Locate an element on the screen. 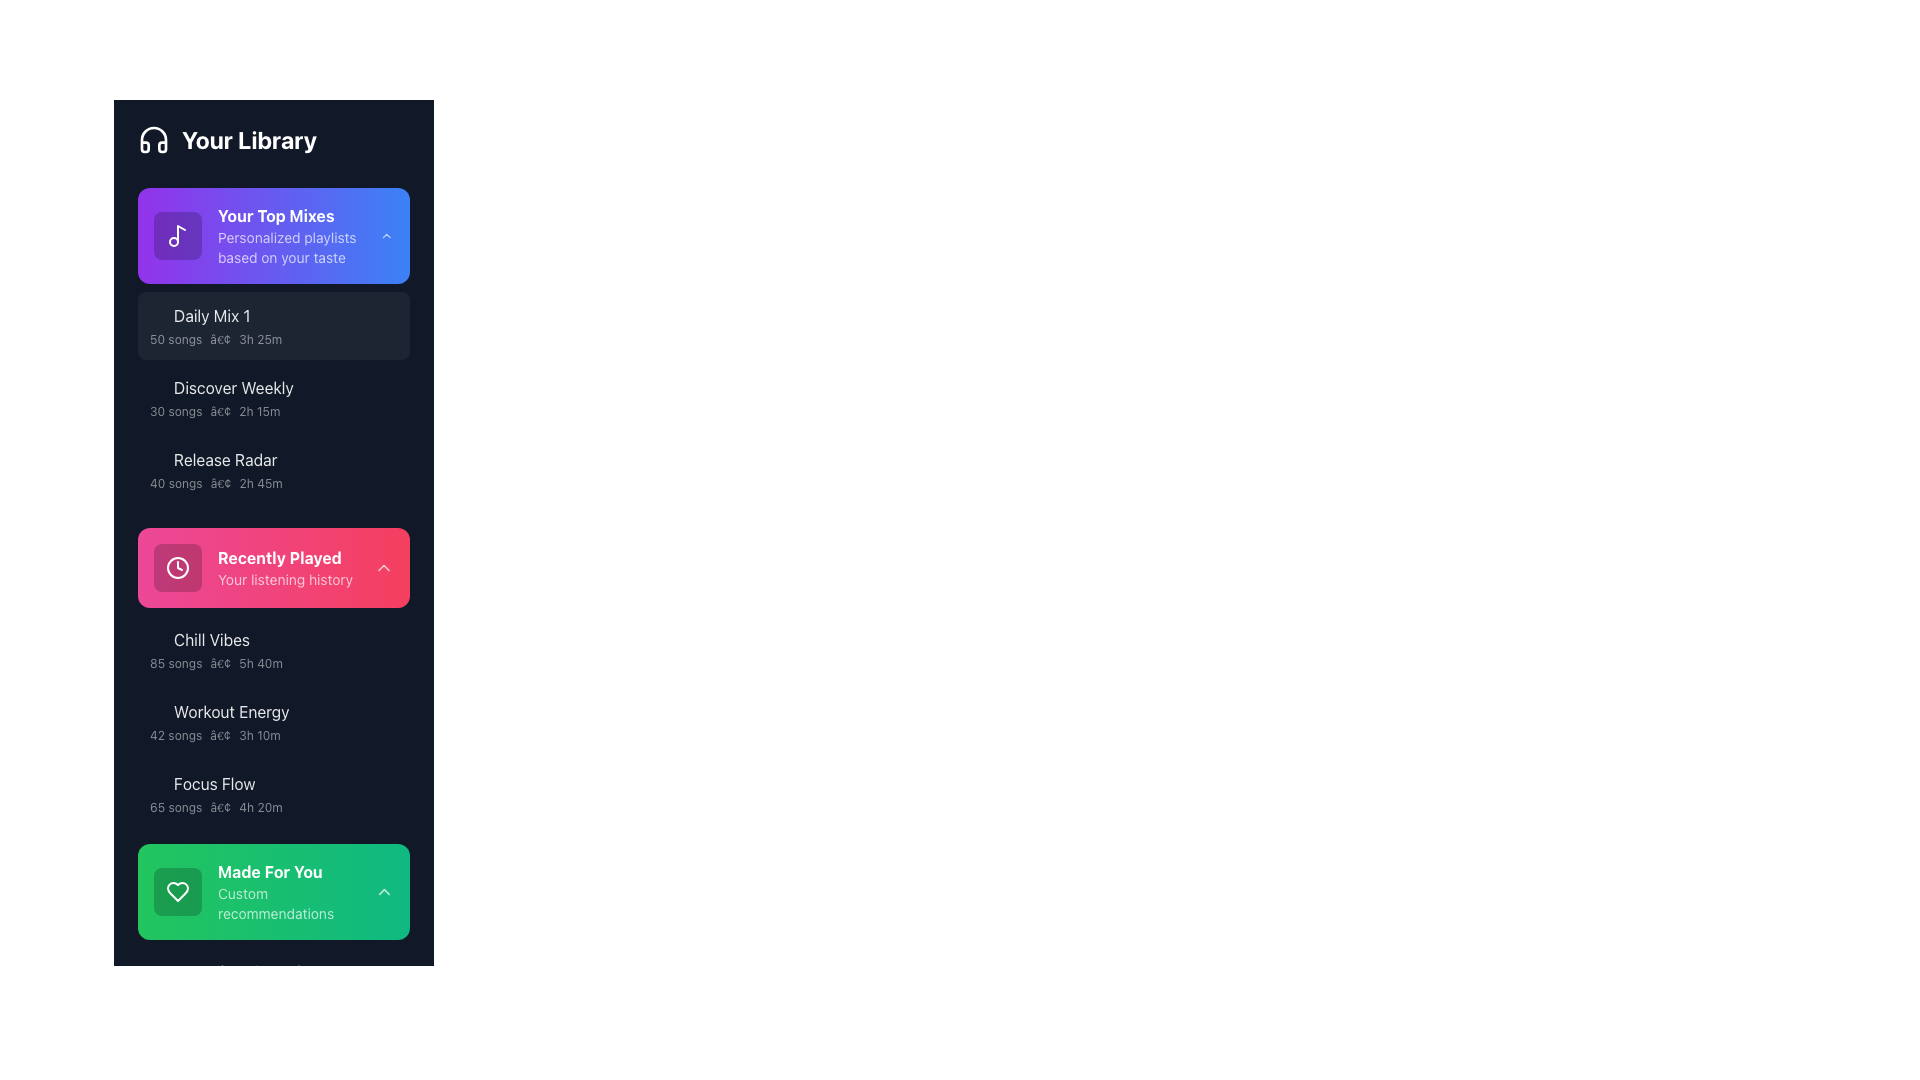 The image size is (1920, 1080). the small triangular play icon located in the 'Workout Energy' section for accessibility navigation is located at coordinates (157, 711).